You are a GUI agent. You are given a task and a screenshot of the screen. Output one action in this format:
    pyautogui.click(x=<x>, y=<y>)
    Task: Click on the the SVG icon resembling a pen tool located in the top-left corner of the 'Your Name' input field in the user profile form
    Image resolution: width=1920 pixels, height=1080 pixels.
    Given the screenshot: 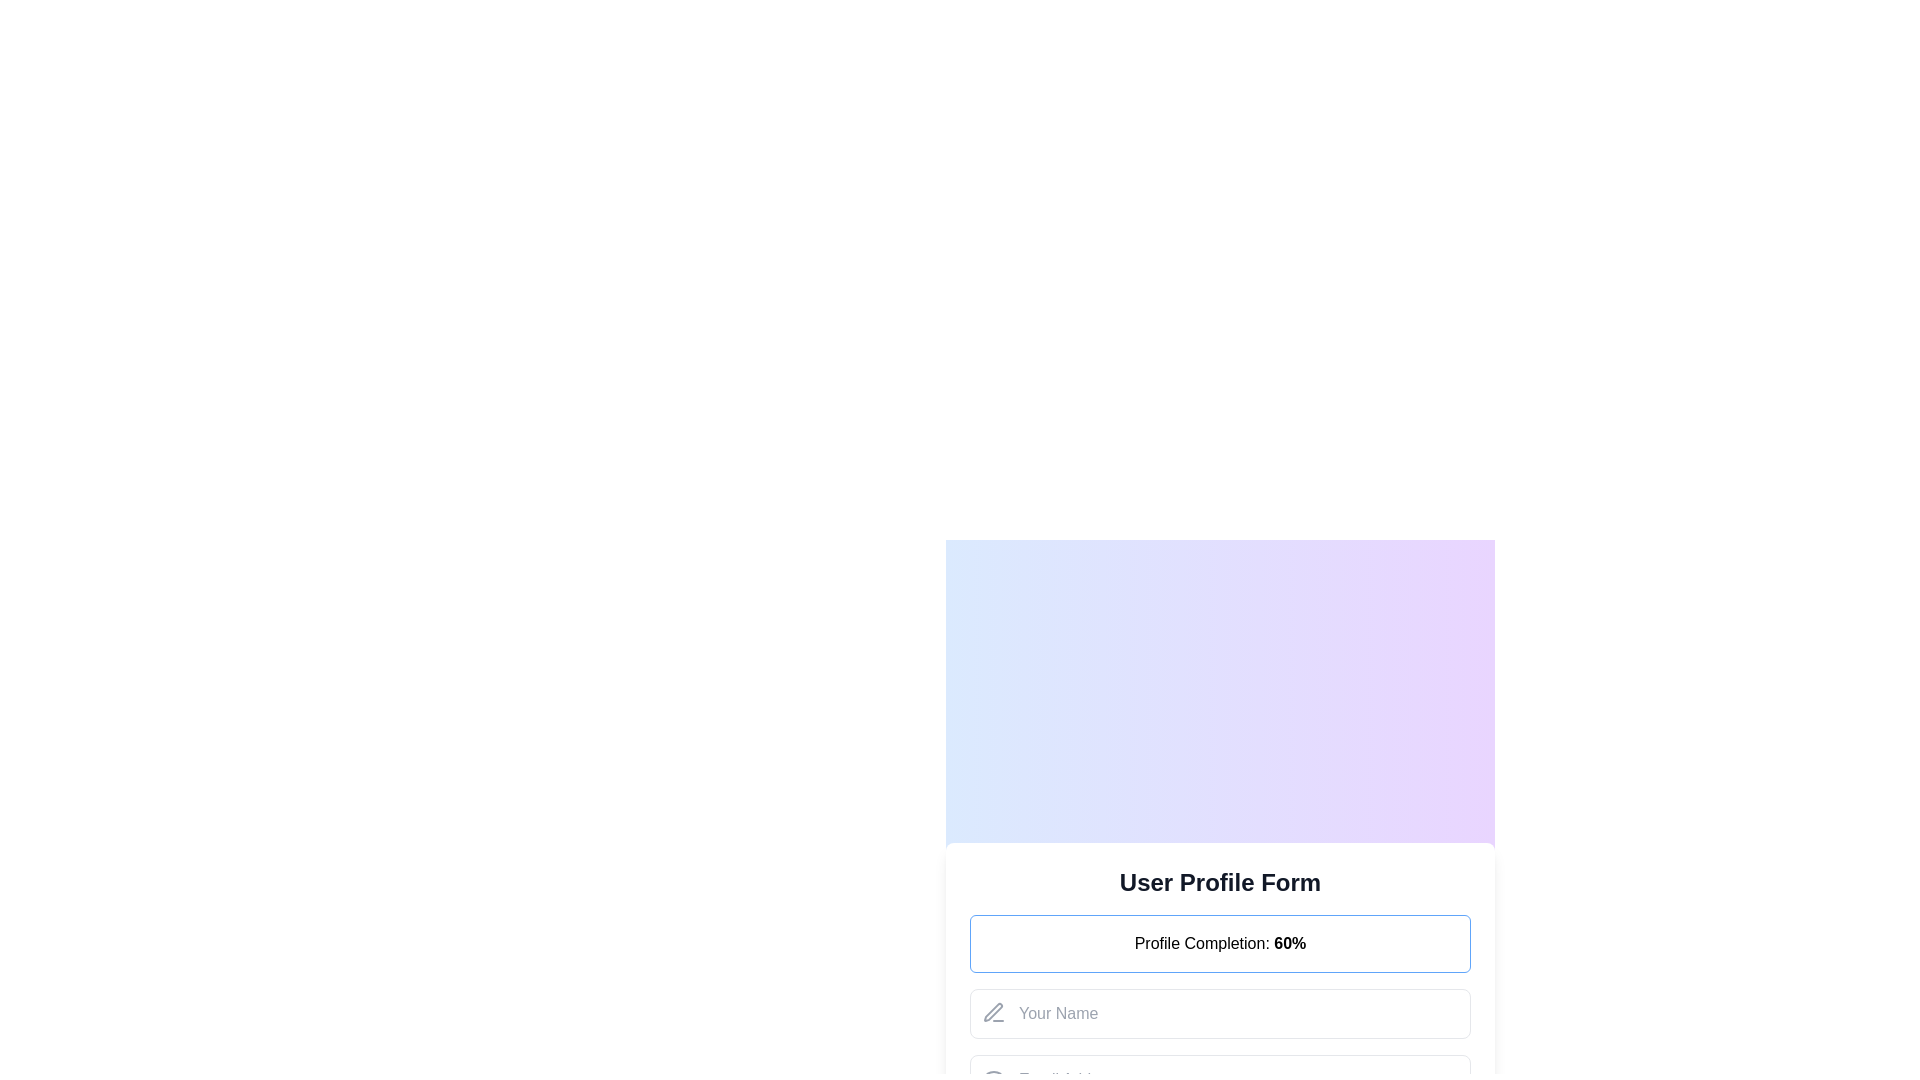 What is the action you would take?
    pyautogui.click(x=993, y=1012)
    